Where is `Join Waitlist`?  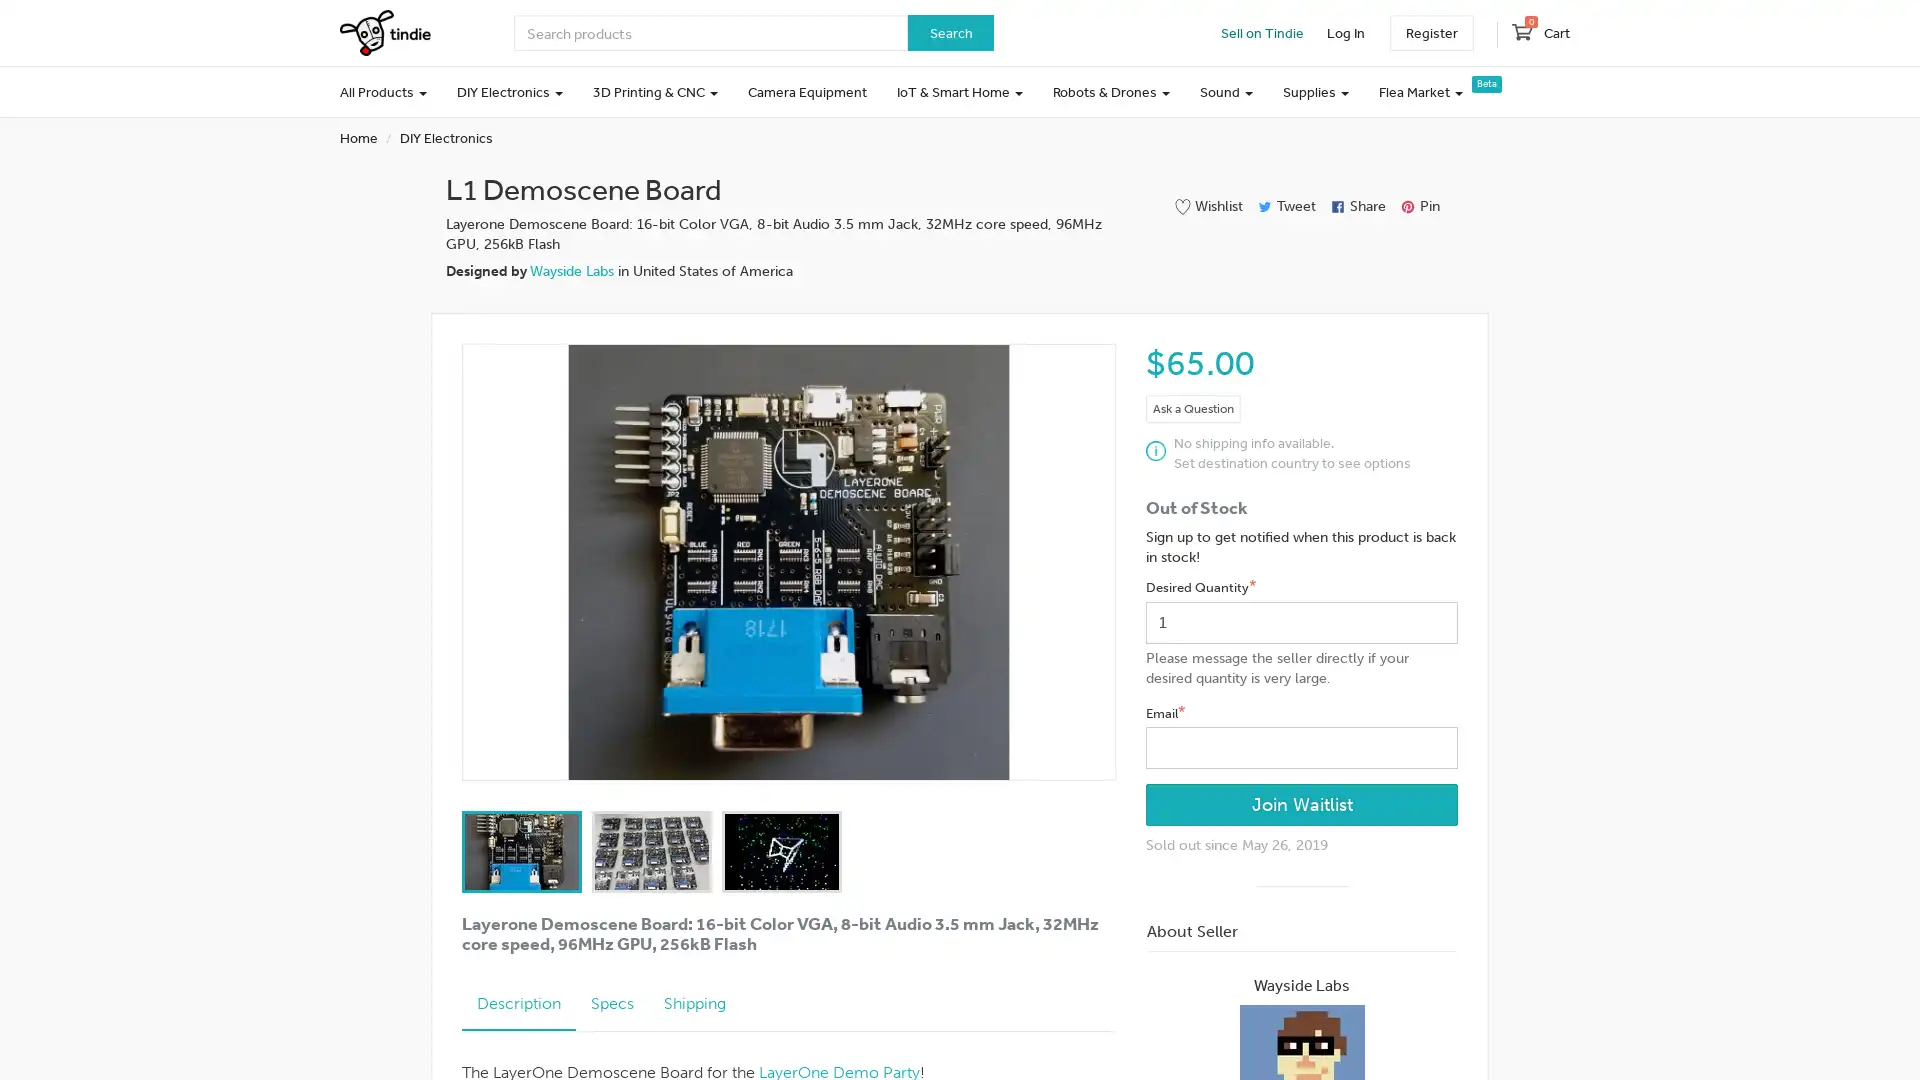
Join Waitlist is located at coordinates (1301, 804).